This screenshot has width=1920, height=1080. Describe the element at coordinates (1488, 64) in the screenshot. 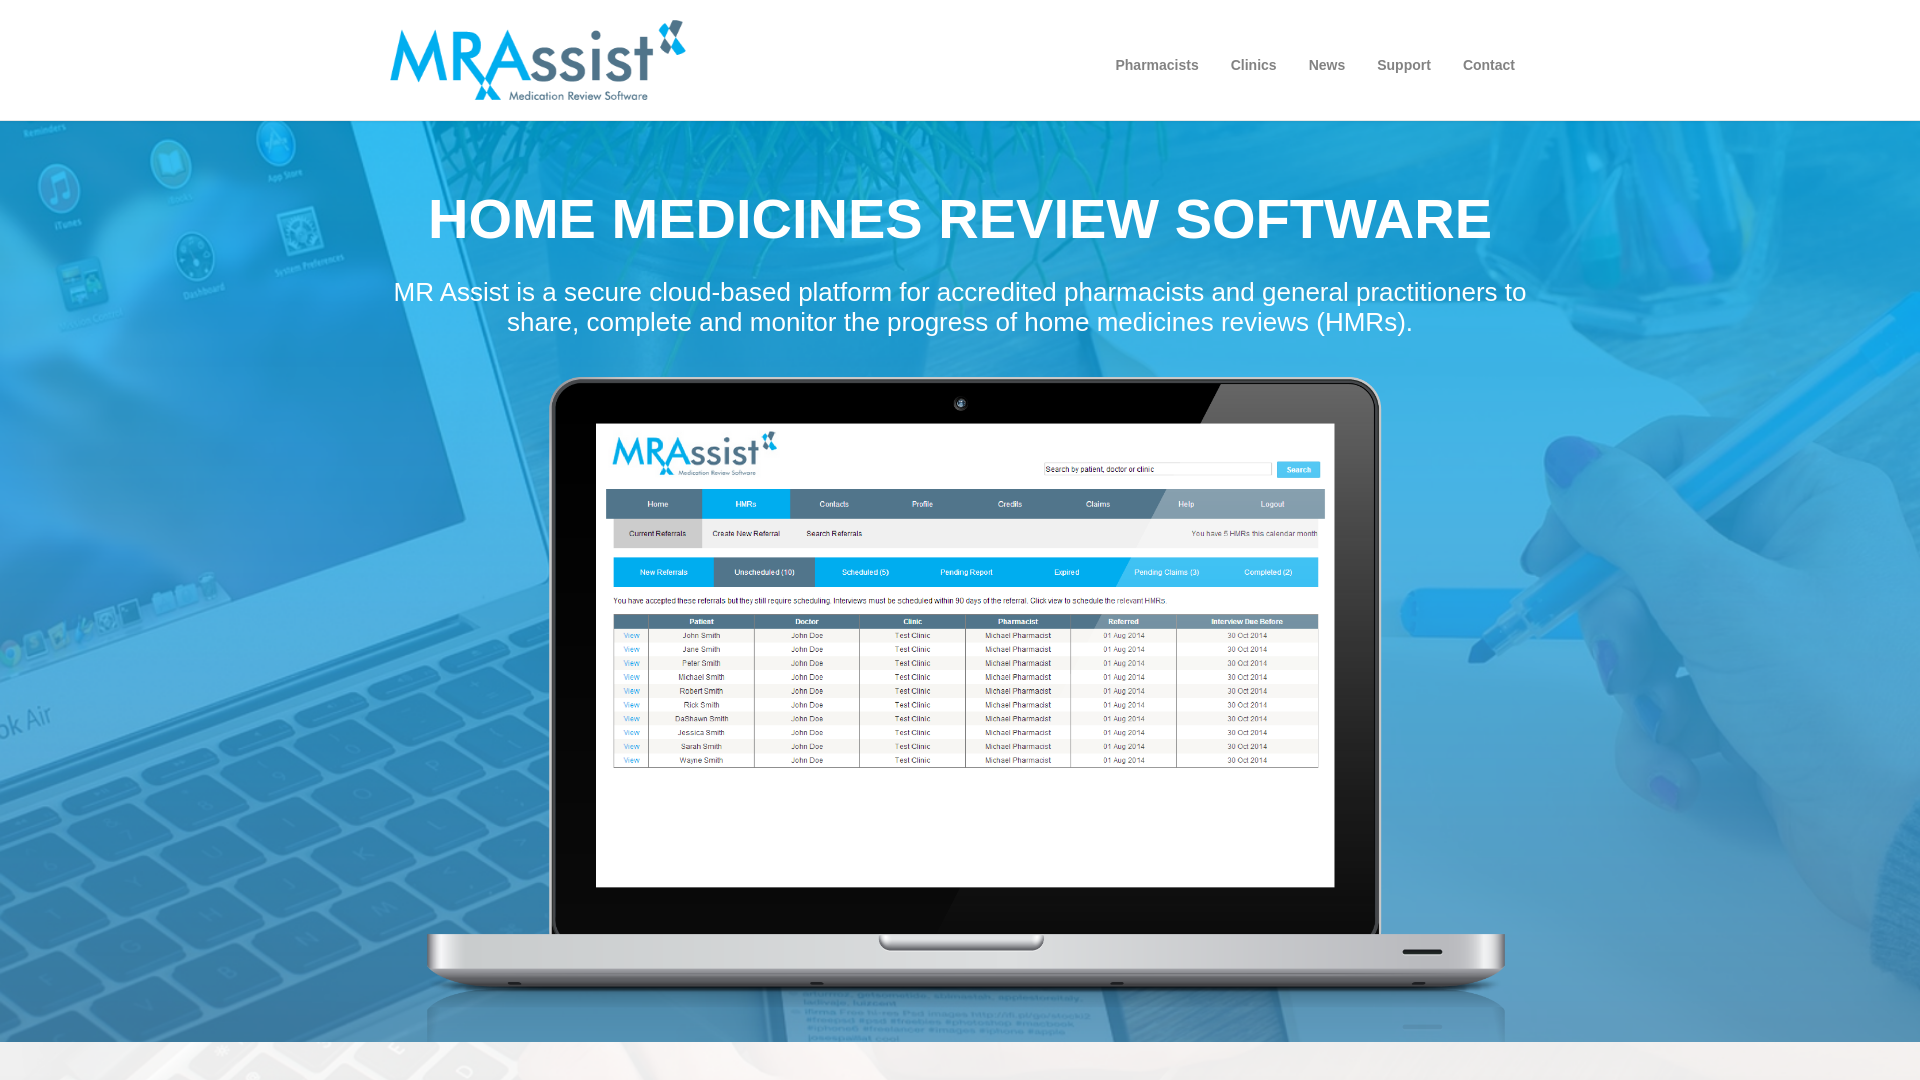

I see `'Contact'` at that location.